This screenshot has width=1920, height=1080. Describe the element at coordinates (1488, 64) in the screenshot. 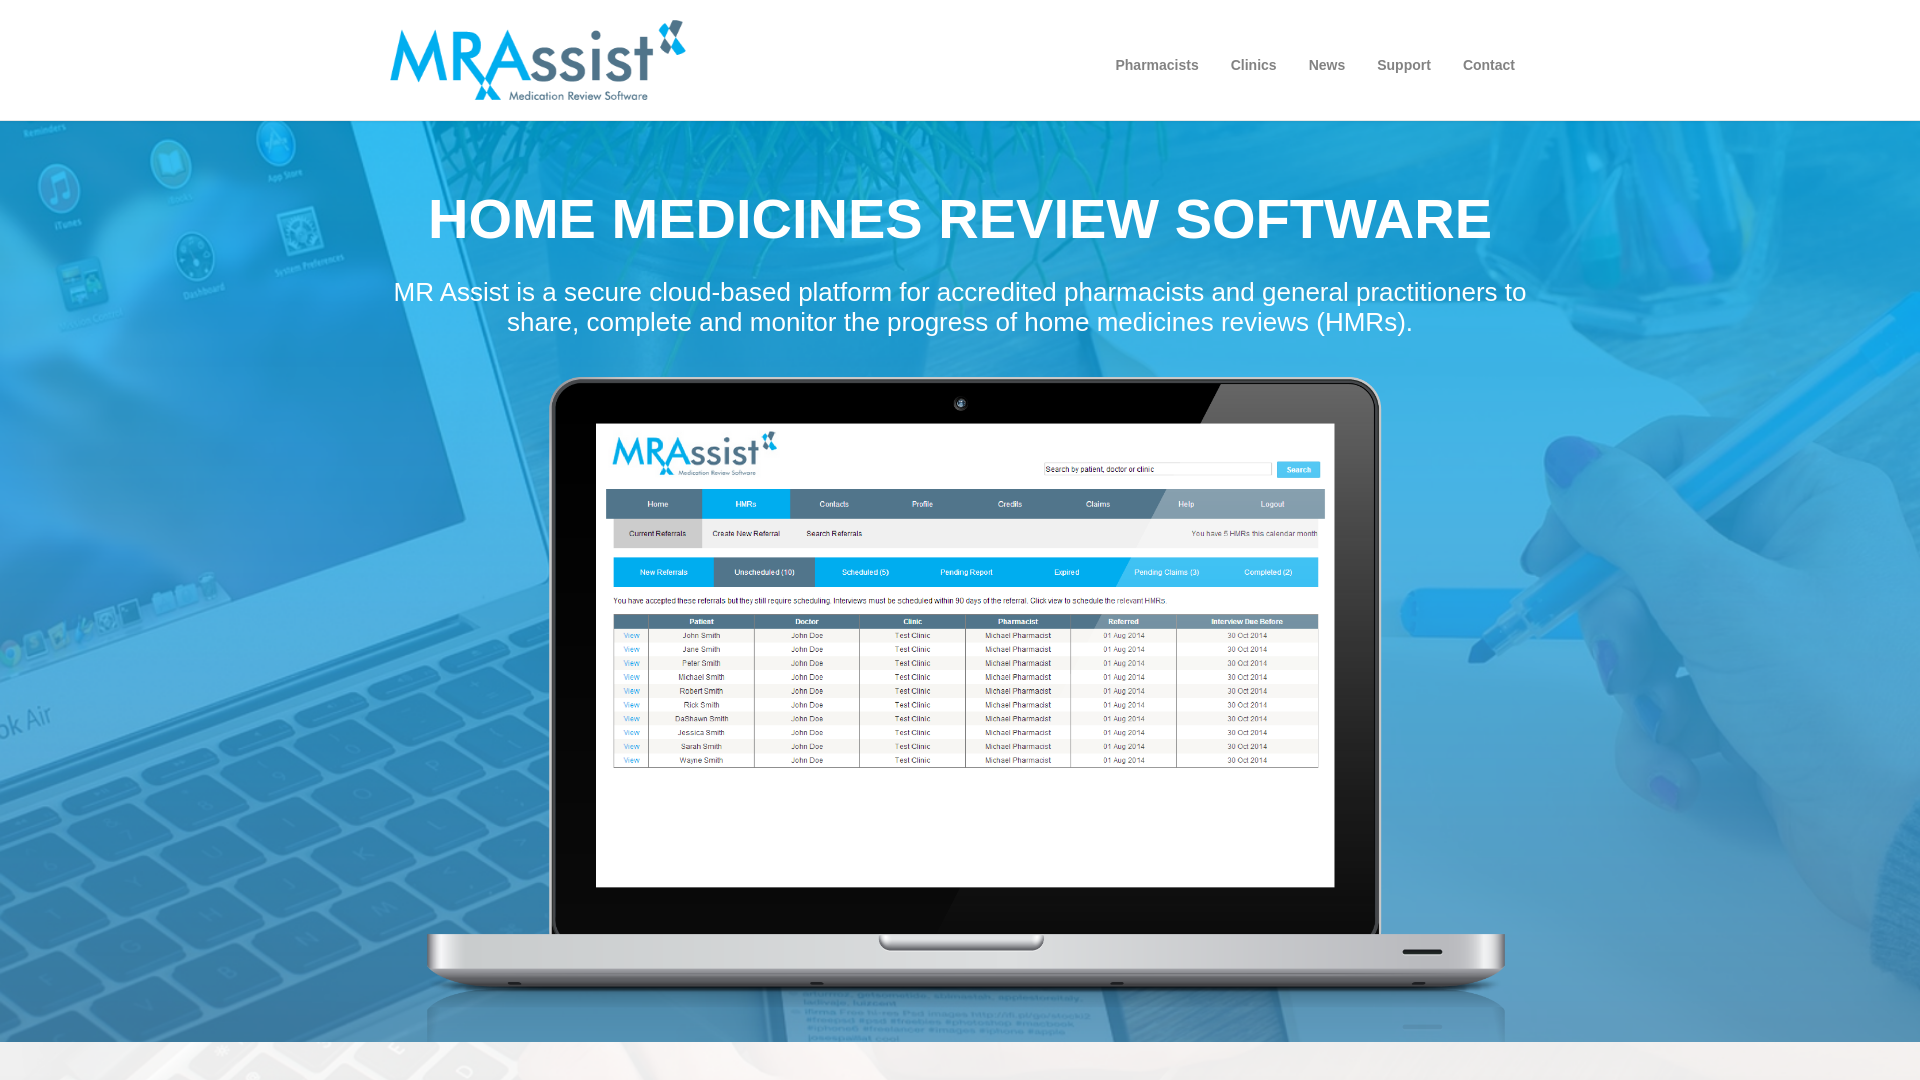

I see `'Contact'` at that location.